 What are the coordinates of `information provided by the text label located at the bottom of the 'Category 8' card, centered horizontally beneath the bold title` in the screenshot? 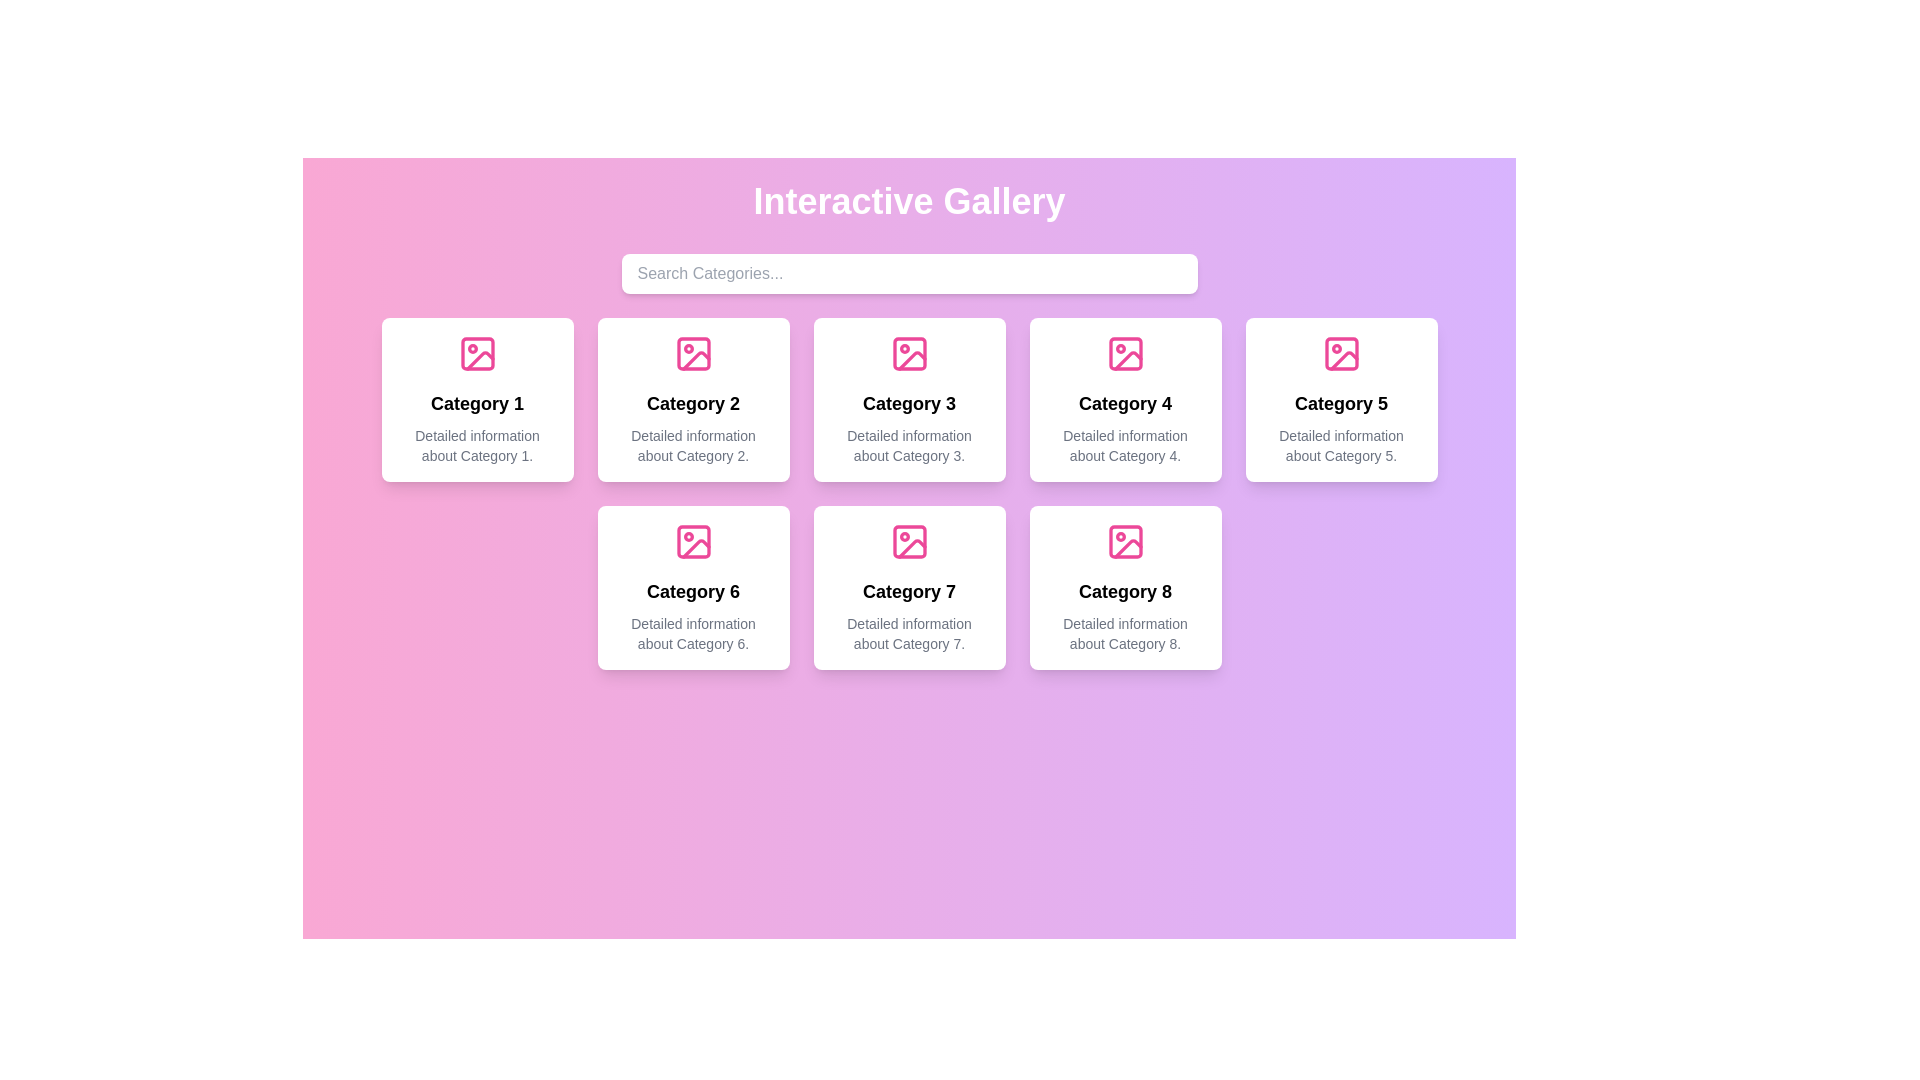 It's located at (1125, 633).